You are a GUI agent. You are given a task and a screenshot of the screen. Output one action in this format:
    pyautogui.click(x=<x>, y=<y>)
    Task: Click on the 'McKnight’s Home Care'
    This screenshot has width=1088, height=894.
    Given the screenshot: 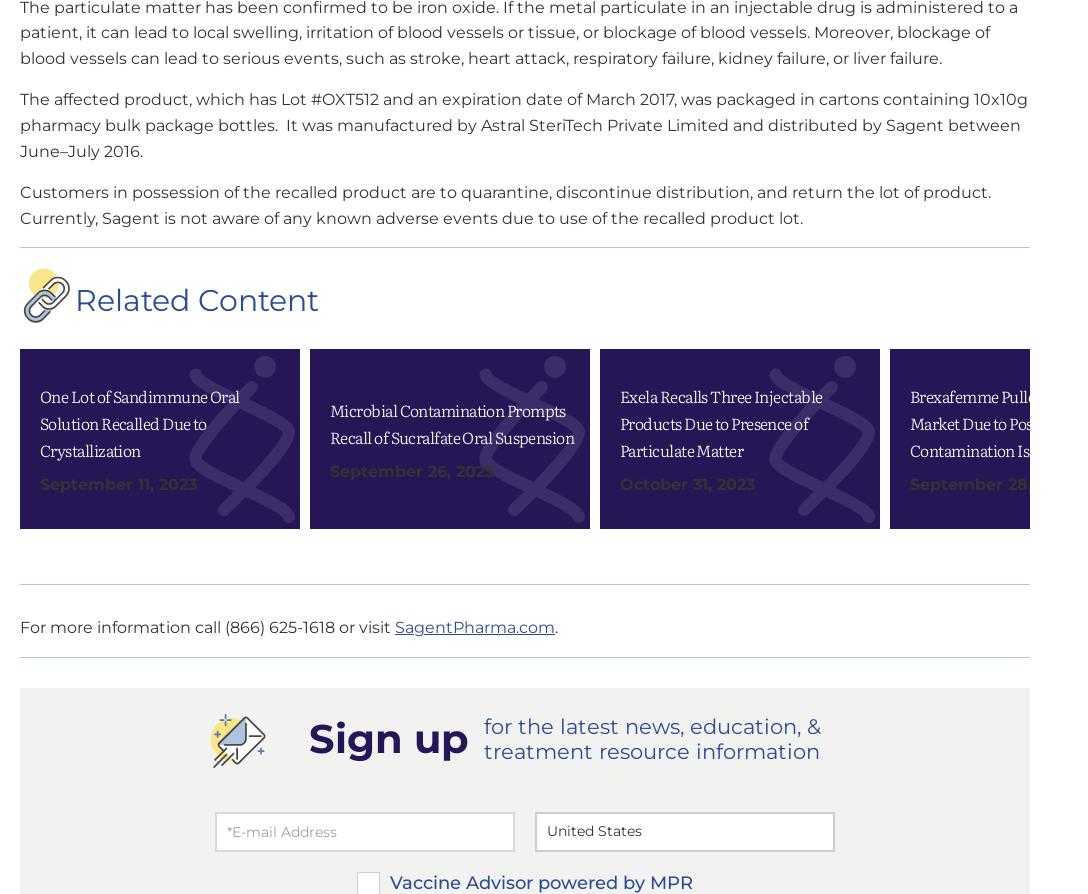 What is the action you would take?
    pyautogui.click(x=802, y=298)
    